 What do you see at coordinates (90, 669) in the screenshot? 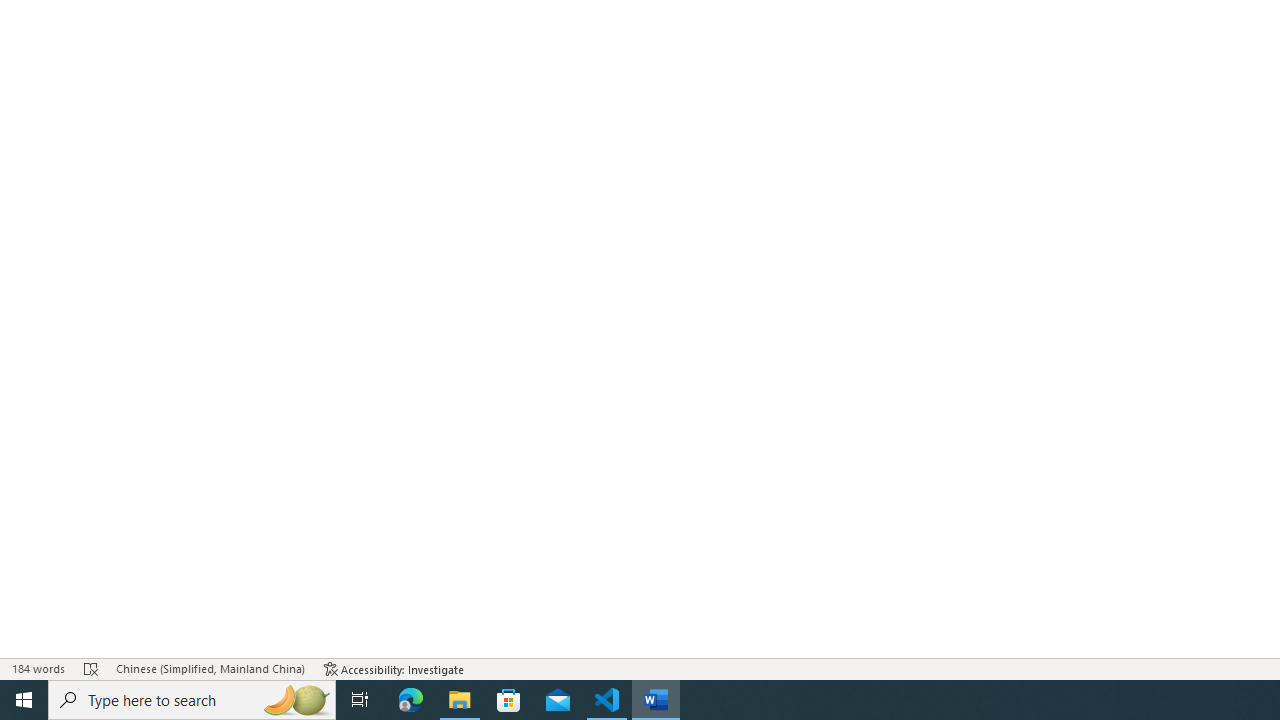
I see `'Spelling and Grammar Check Errors'` at bounding box center [90, 669].